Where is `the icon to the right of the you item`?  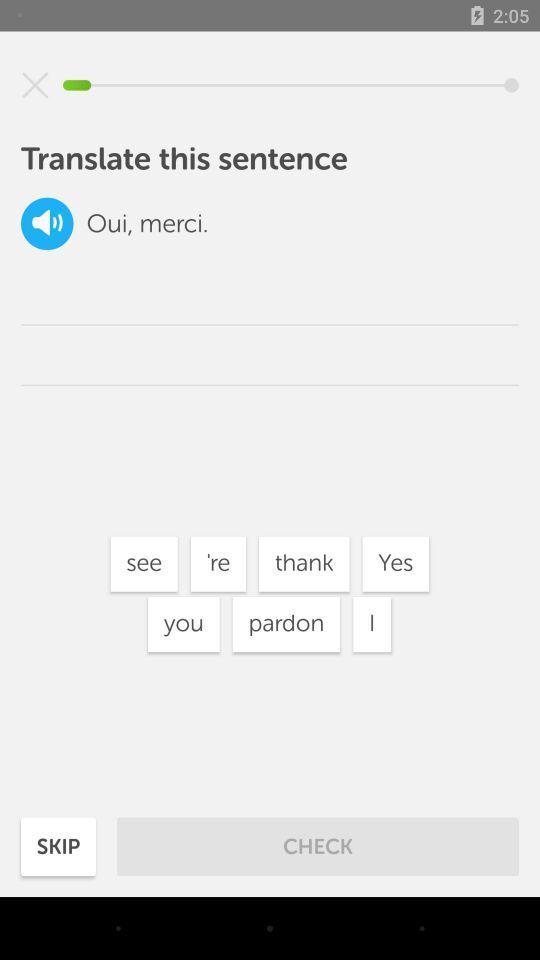 the icon to the right of the you item is located at coordinates (285, 623).